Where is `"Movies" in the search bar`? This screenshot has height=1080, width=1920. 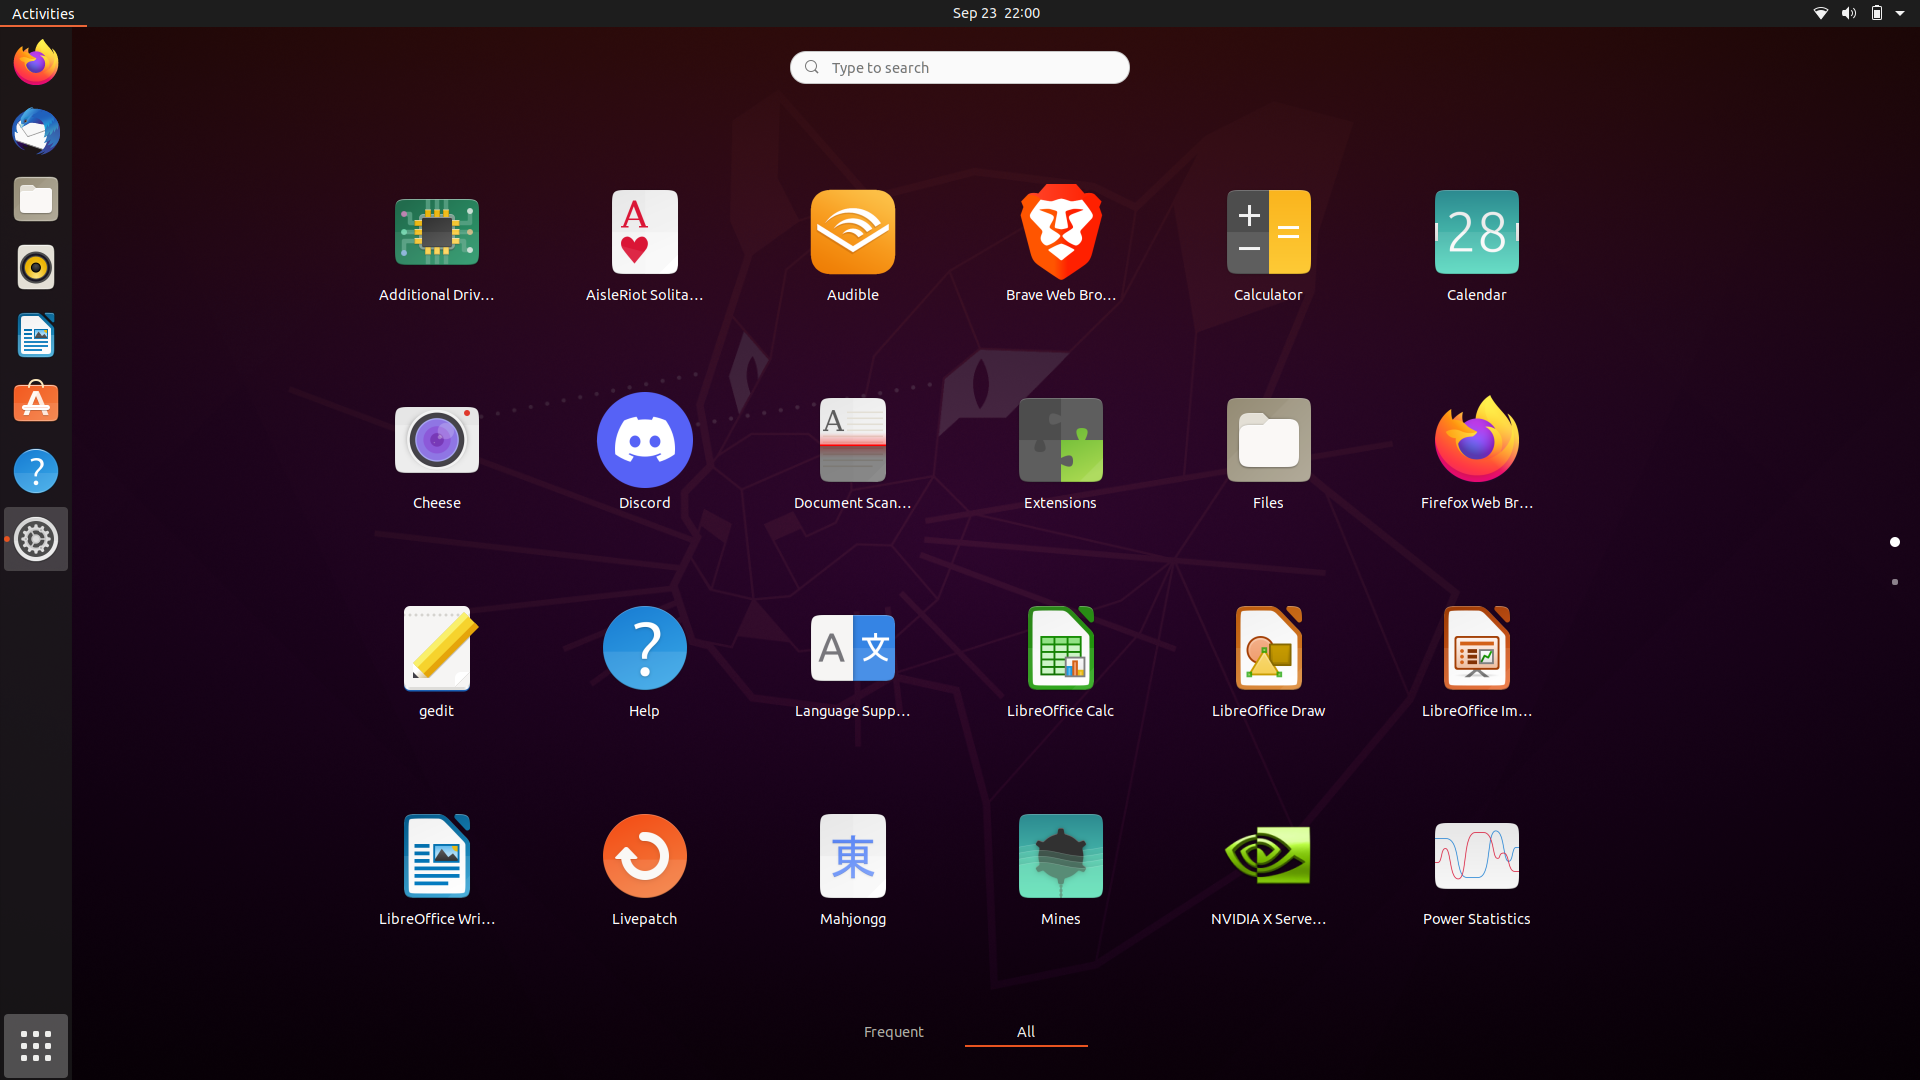
"Movies" in the search bar is located at coordinates (958, 65).